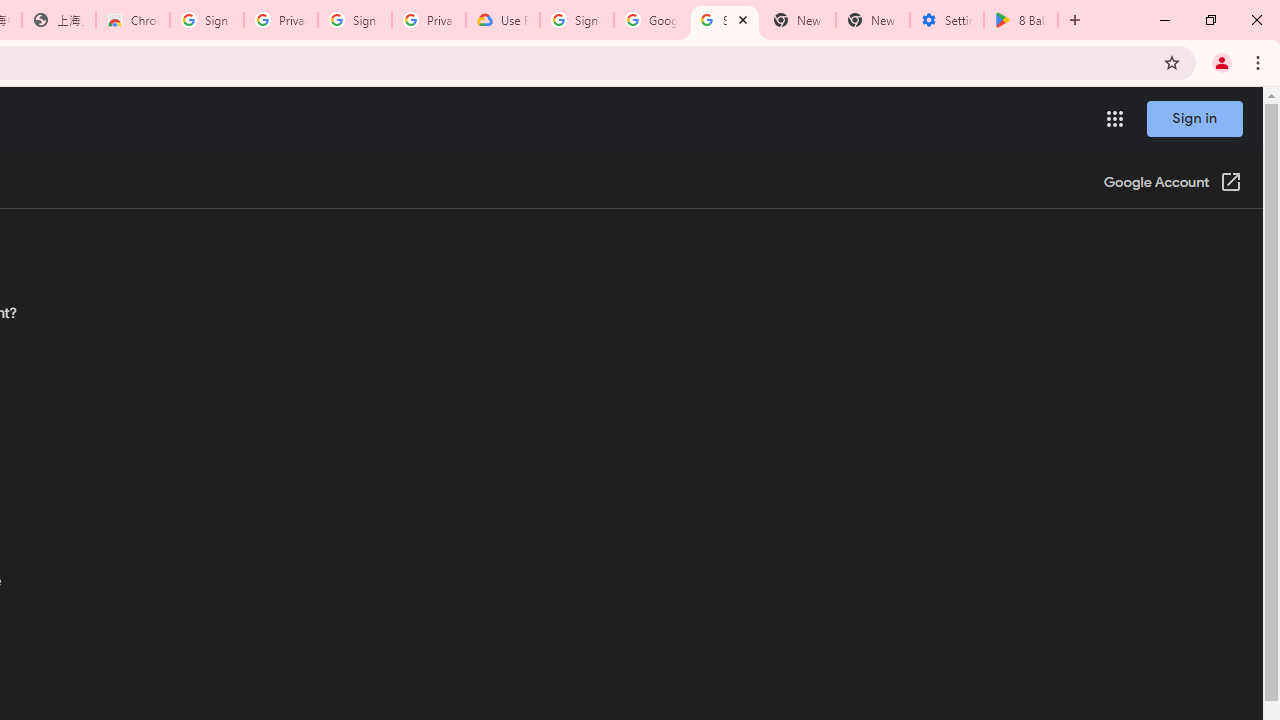 The image size is (1280, 720). What do you see at coordinates (651, 20) in the screenshot?
I see `'Google Account Help'` at bounding box center [651, 20].